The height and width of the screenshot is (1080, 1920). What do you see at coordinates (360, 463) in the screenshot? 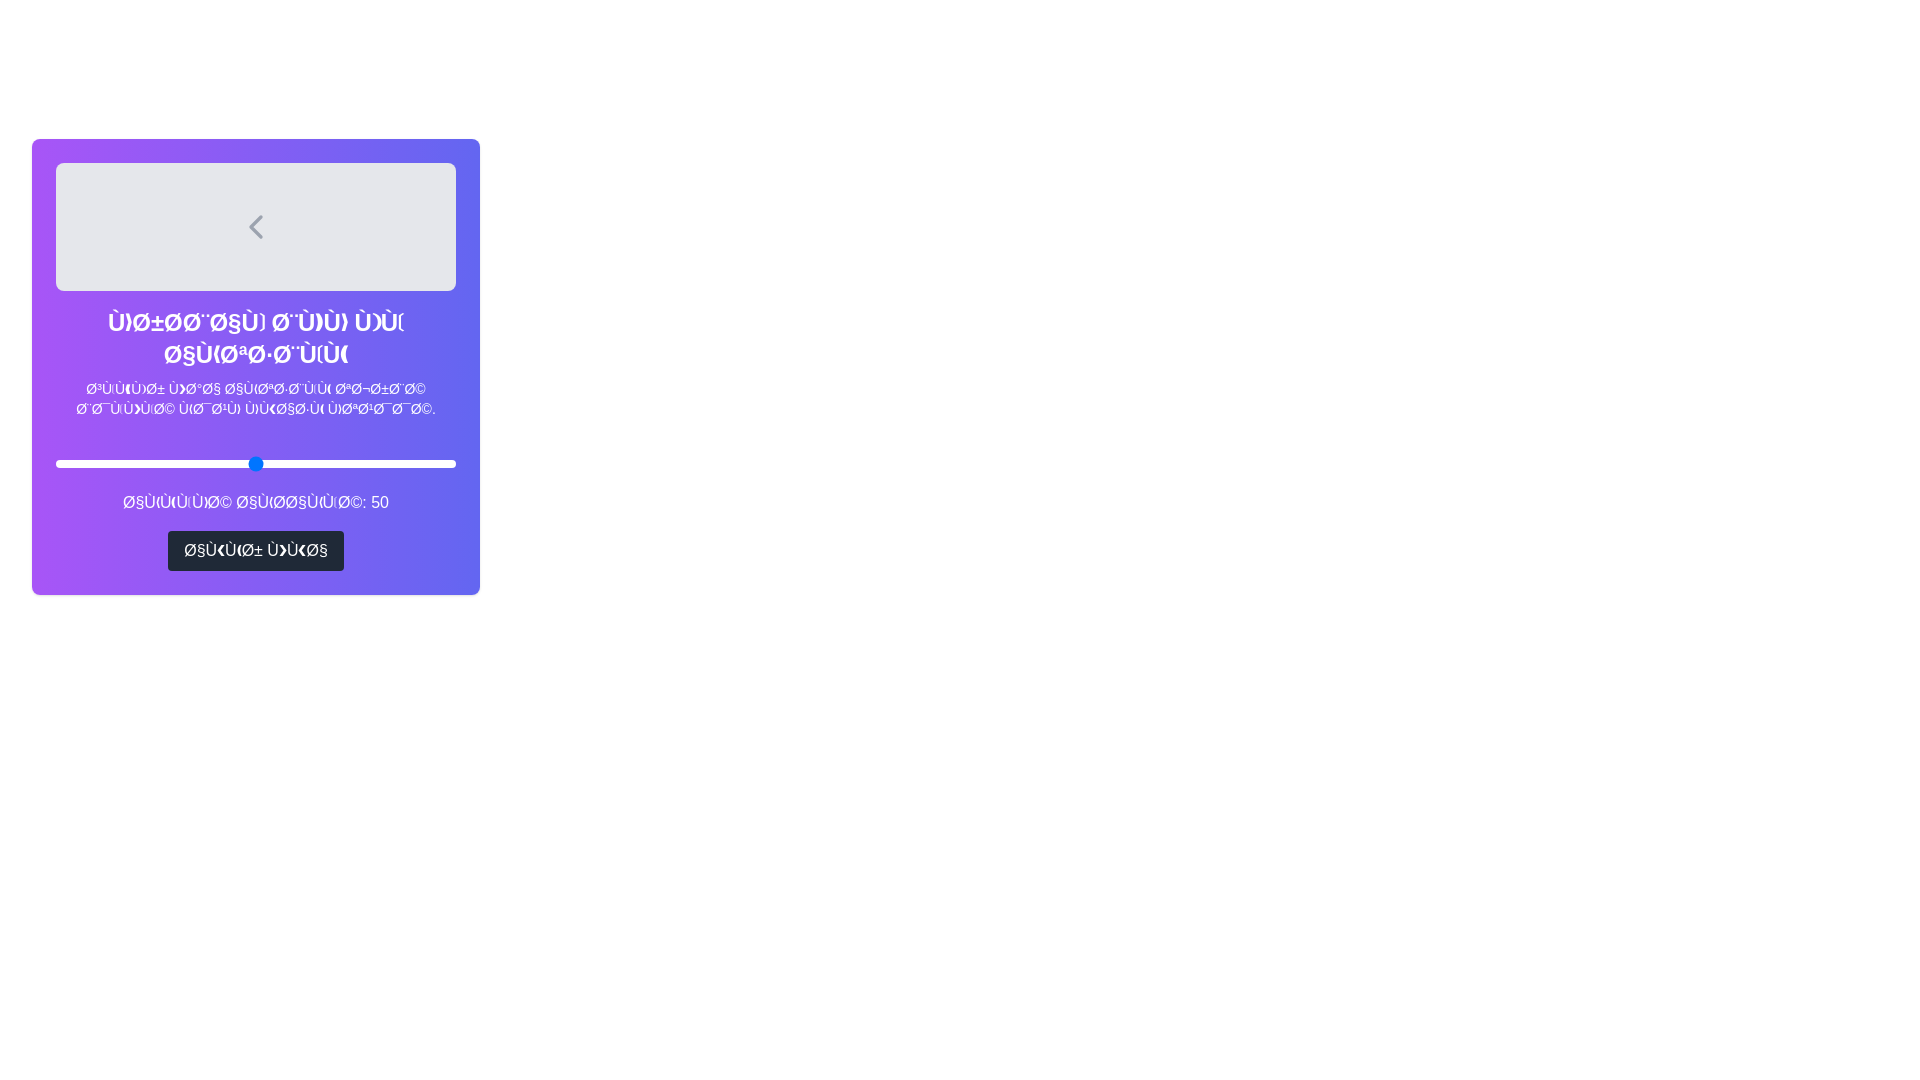
I see `the slider value` at bounding box center [360, 463].